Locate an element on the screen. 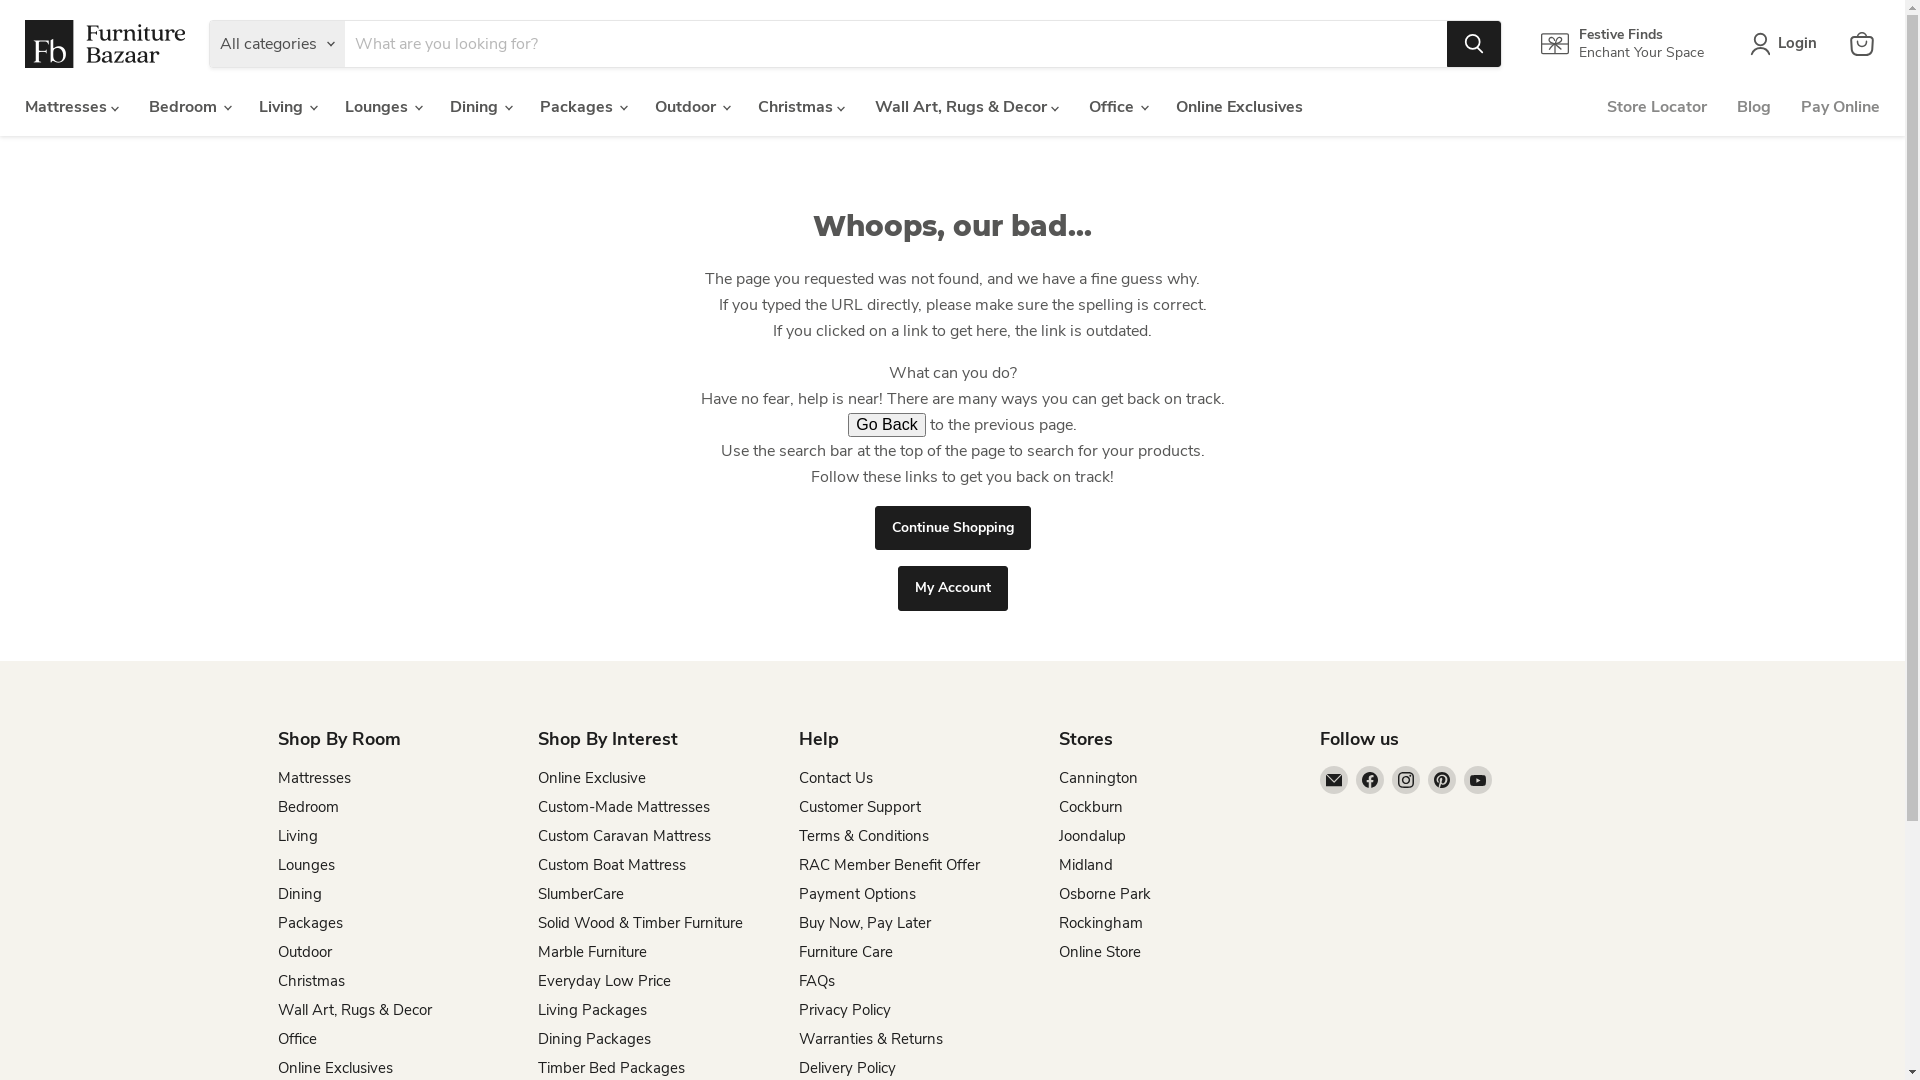 Image resolution: width=1920 pixels, height=1080 pixels. 'Contact Us' is located at coordinates (835, 777).